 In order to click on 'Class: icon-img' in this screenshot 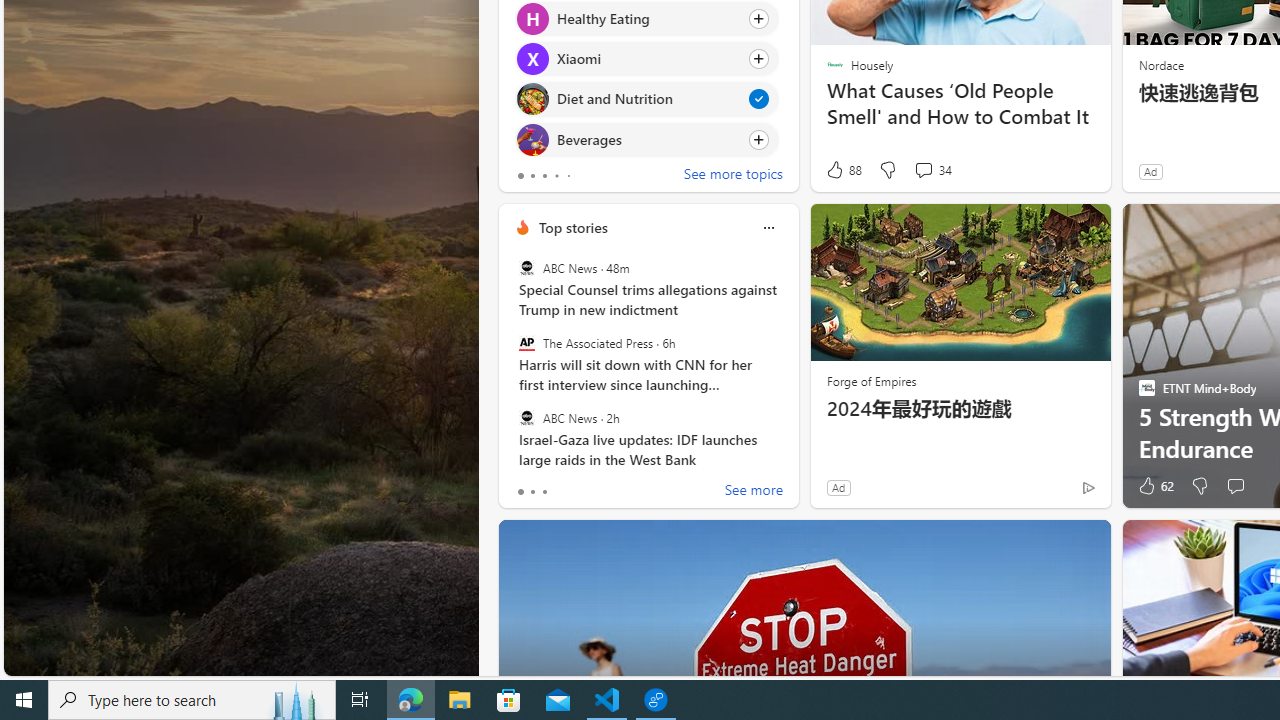, I will do `click(767, 227)`.